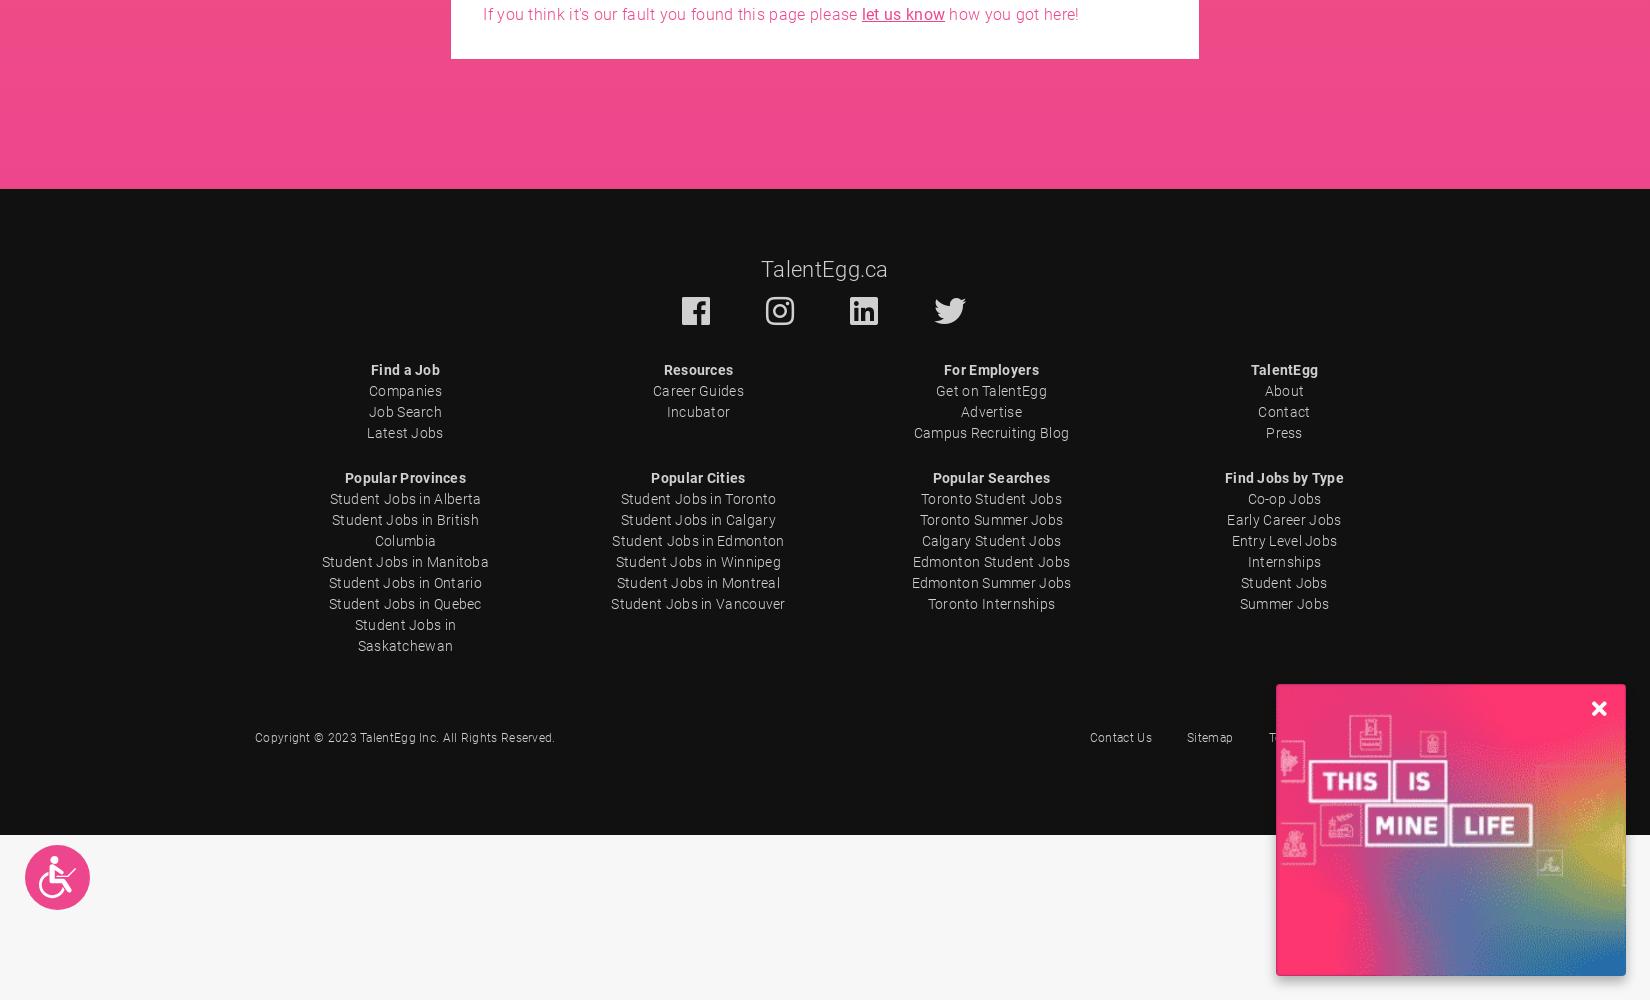 Image resolution: width=1650 pixels, height=1000 pixels. Describe the element at coordinates (696, 562) in the screenshot. I see `'Student Jobs in Winnipeg'` at that location.